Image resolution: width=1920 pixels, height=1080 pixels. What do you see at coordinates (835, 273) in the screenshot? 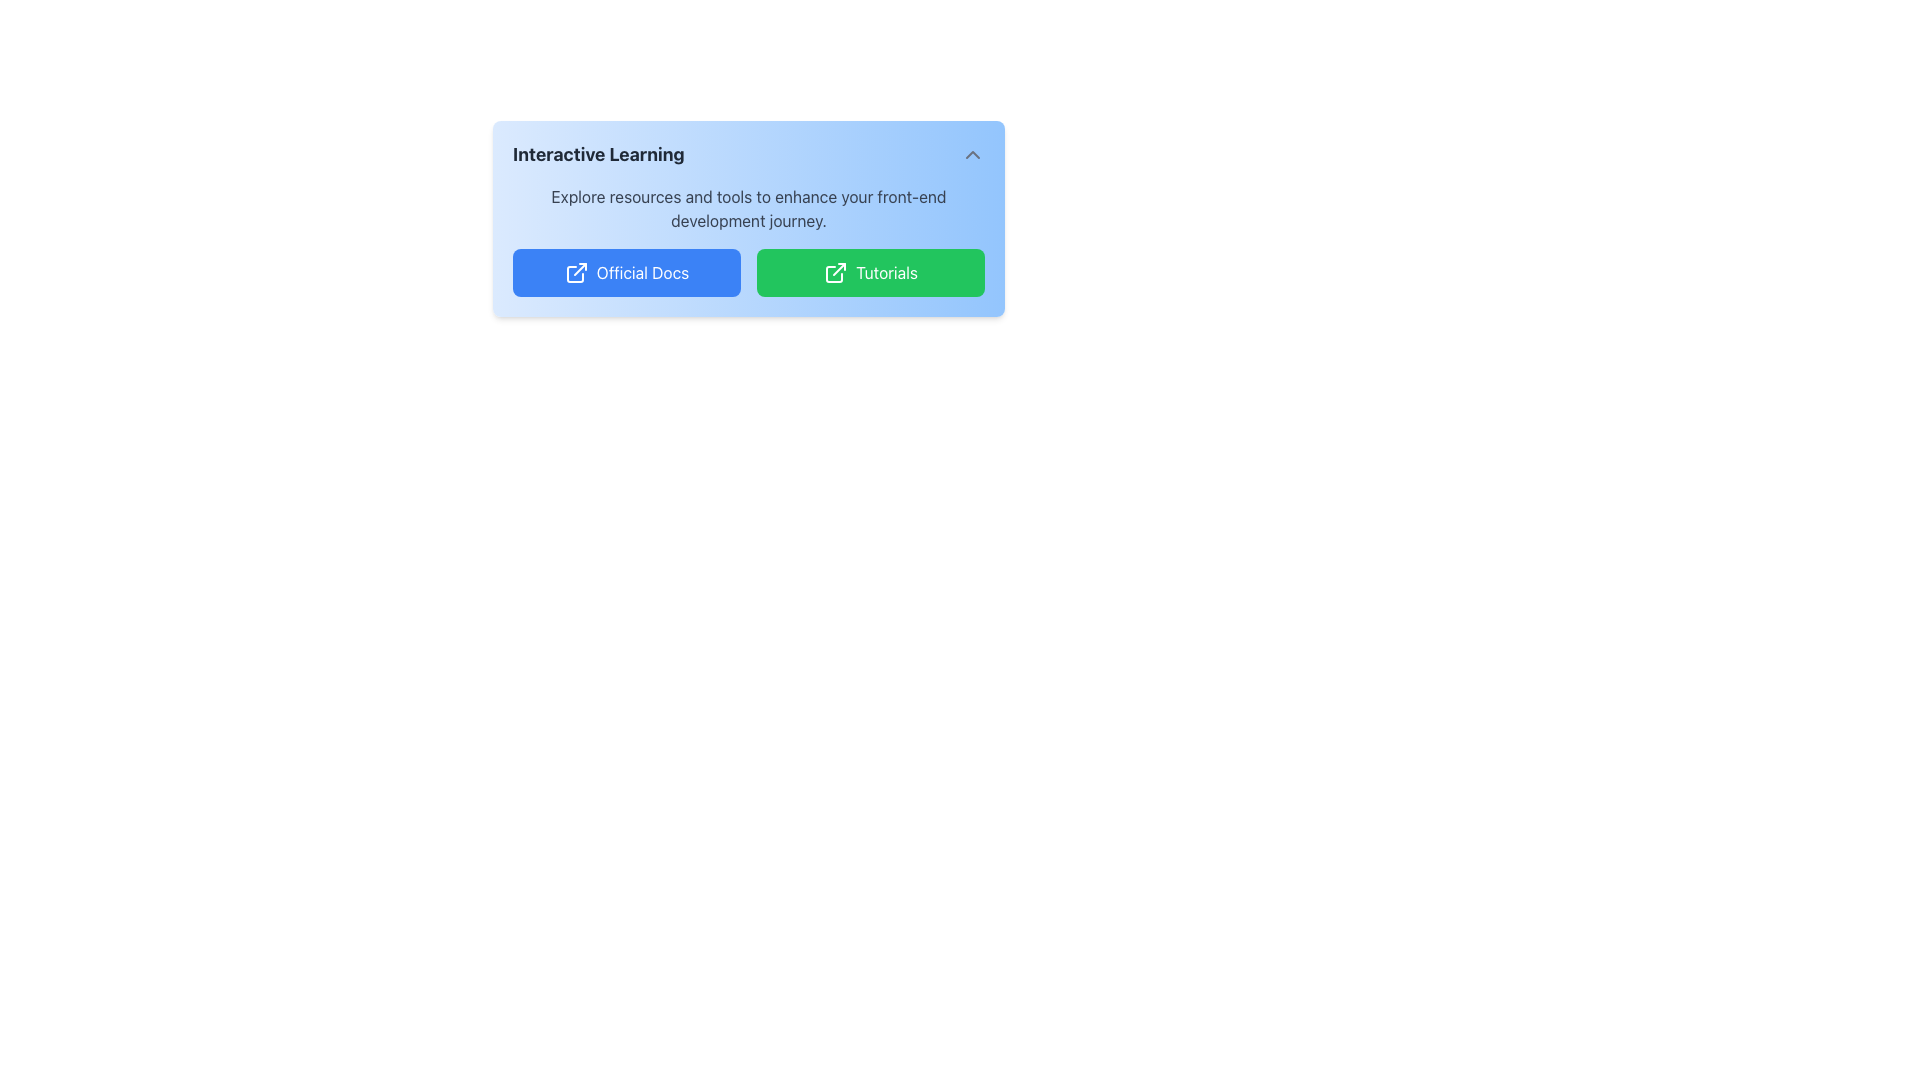
I see `the external link icon located on the left side of the green 'Tutorials' button, which features a diagonal upward-right arrow` at bounding box center [835, 273].